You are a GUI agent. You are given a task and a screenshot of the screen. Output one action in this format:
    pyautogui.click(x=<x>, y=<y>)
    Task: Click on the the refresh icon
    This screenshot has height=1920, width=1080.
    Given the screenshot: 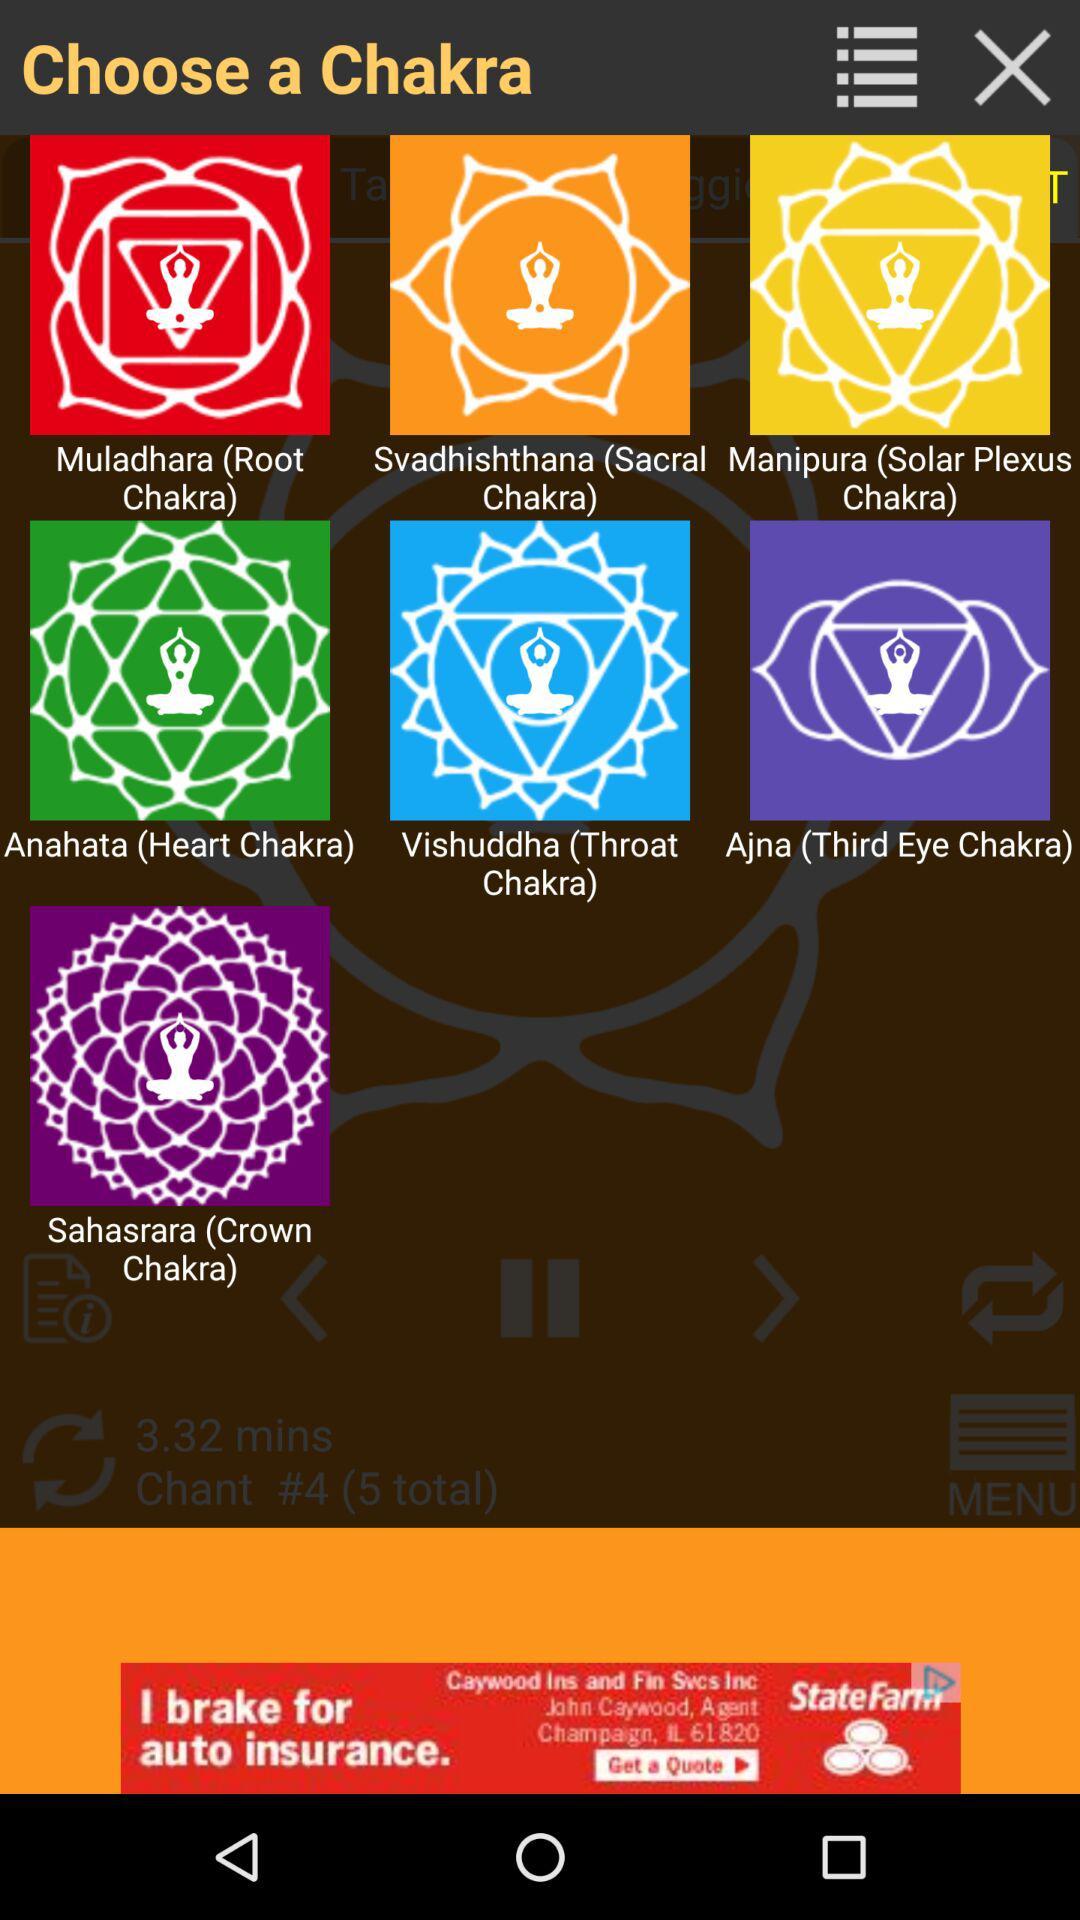 What is the action you would take?
    pyautogui.click(x=66, y=1561)
    